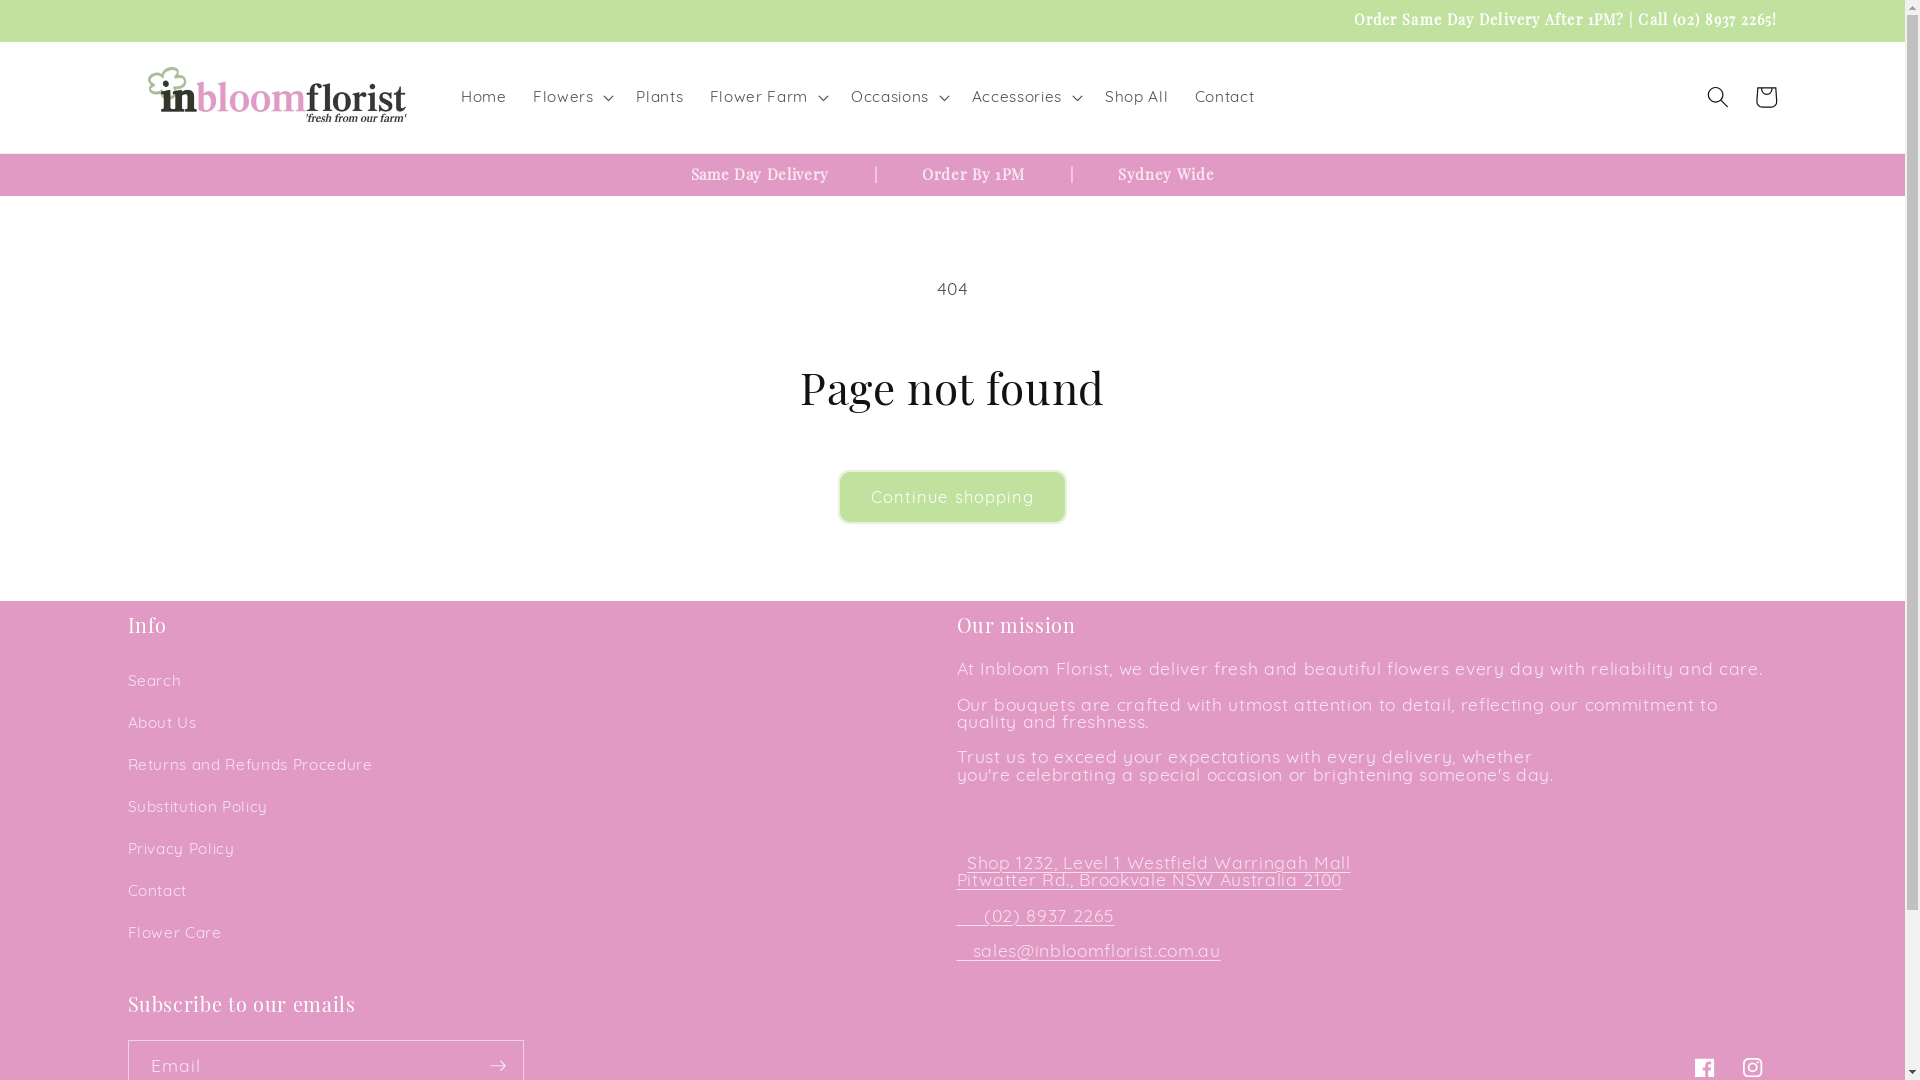 This screenshot has height=1080, width=1920. I want to click on 'Privacy Policy', so click(181, 848).